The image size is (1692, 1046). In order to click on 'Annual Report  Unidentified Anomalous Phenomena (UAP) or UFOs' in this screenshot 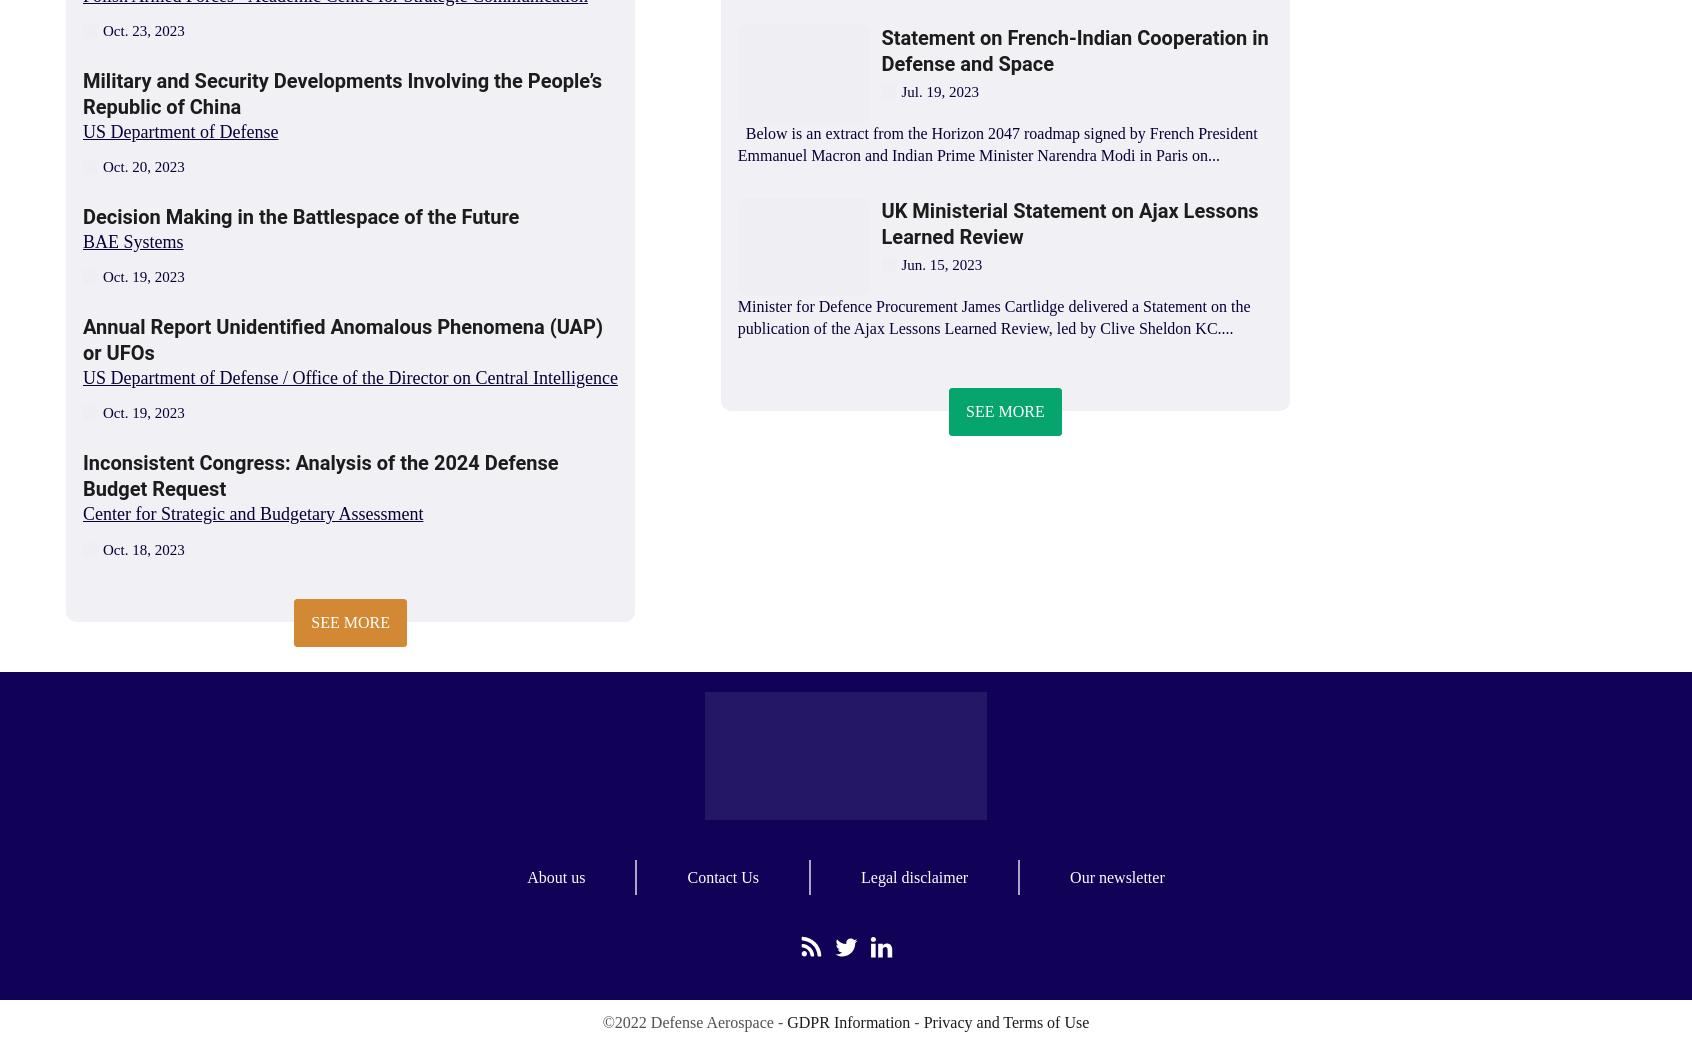, I will do `click(83, 338)`.